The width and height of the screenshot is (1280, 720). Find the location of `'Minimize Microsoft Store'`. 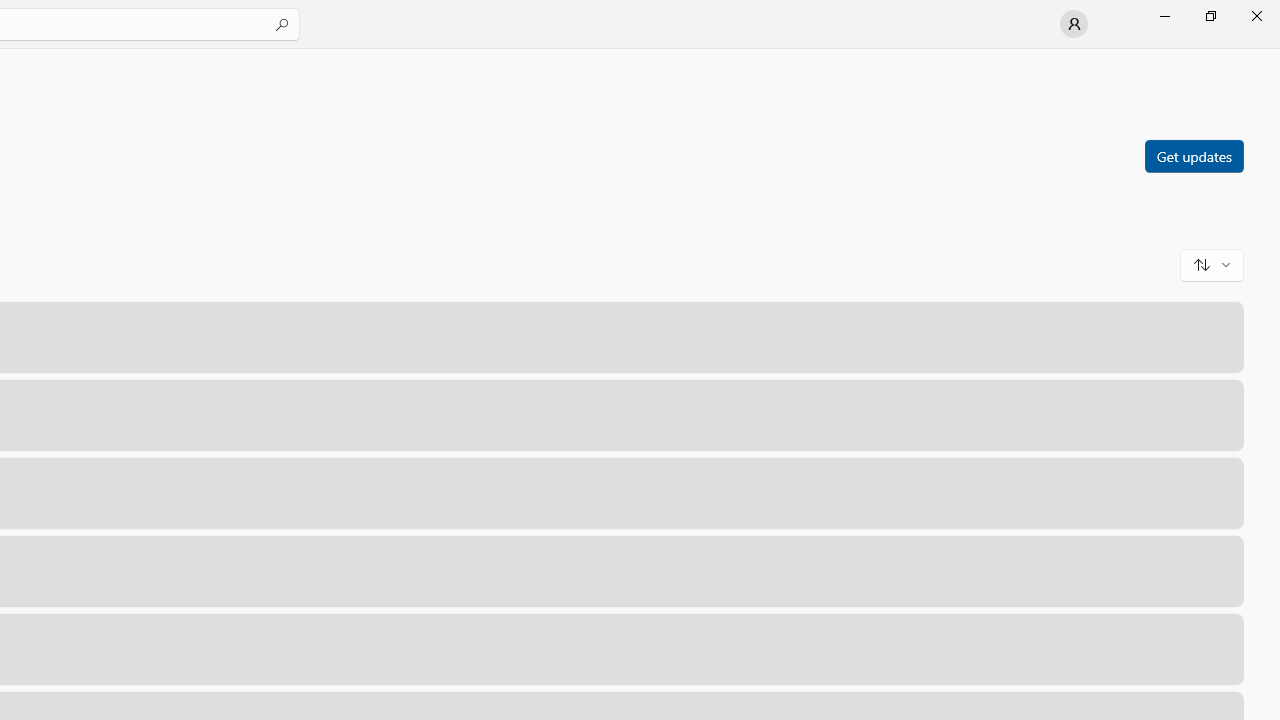

'Minimize Microsoft Store' is located at coordinates (1164, 15).